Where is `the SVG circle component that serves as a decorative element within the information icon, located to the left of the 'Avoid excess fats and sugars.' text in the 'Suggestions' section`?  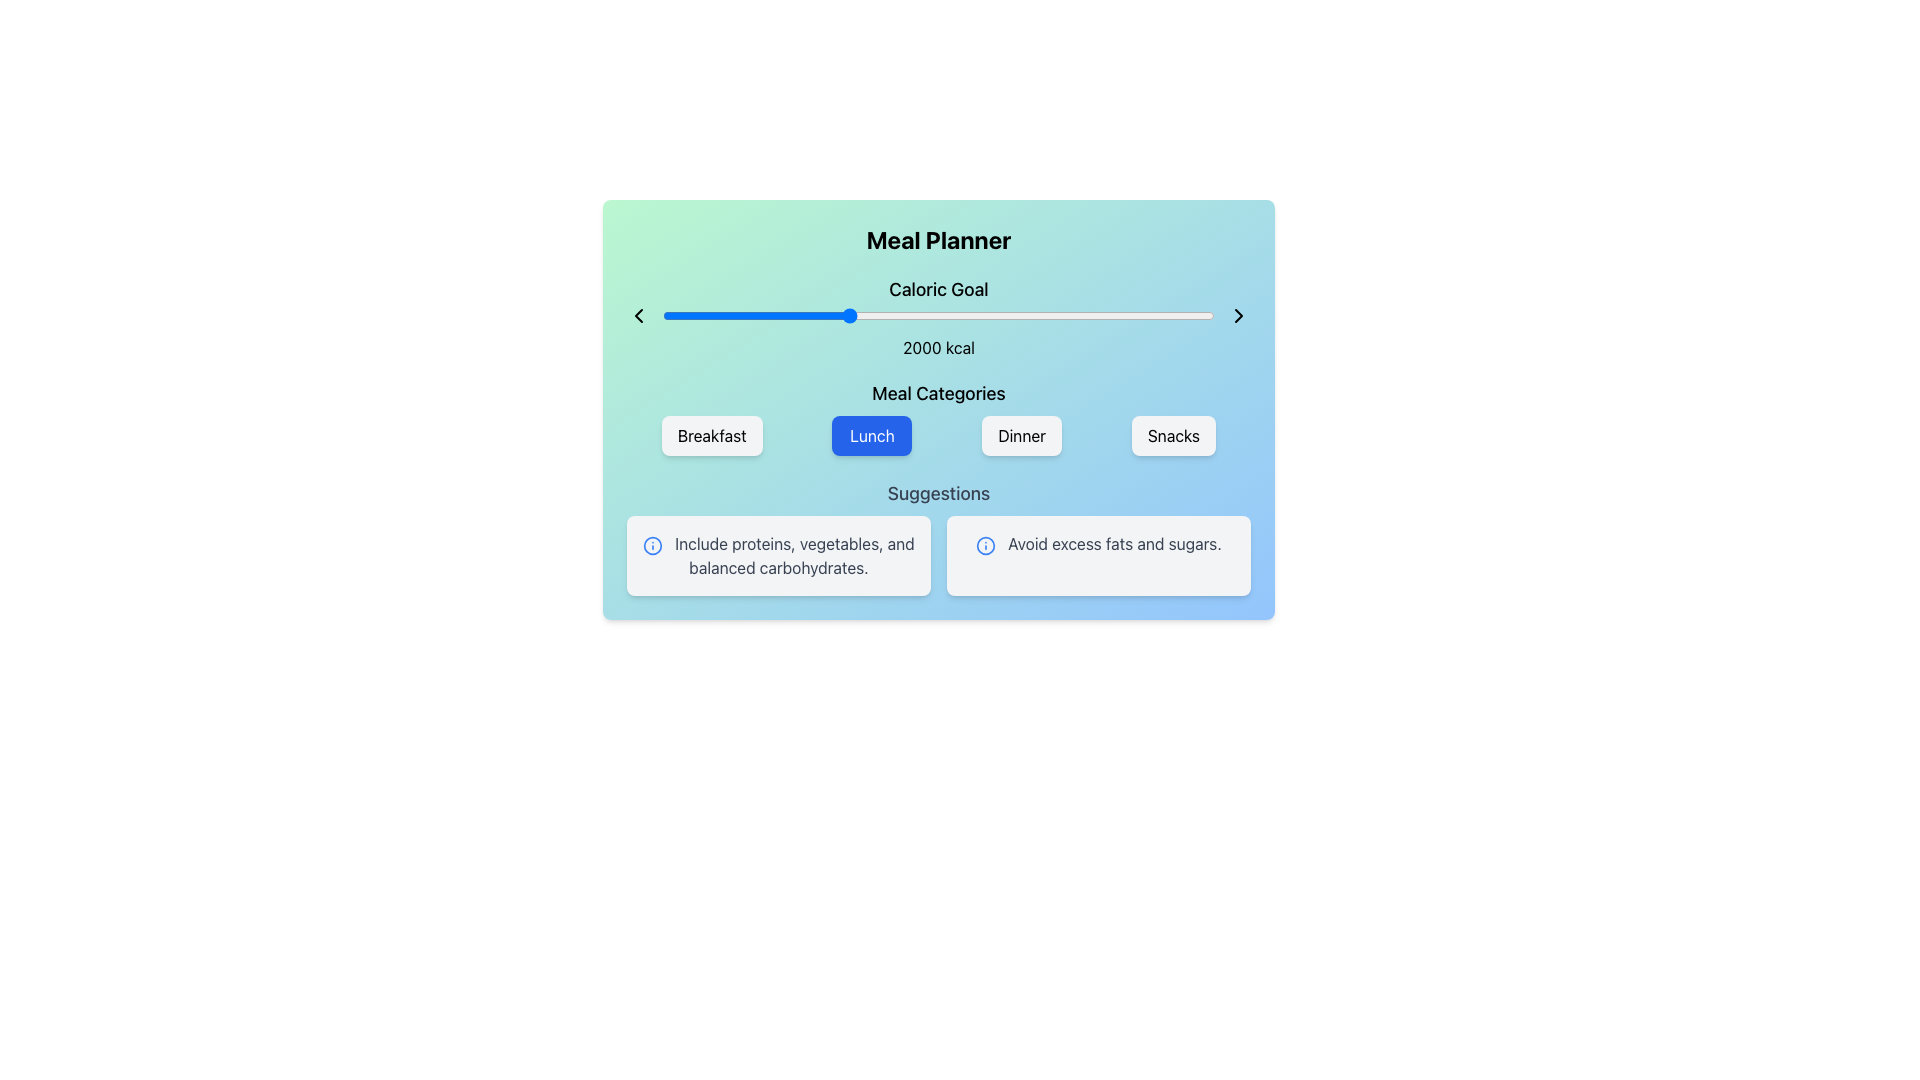 the SVG circle component that serves as a decorative element within the information icon, located to the left of the 'Avoid excess fats and sugars.' text in the 'Suggestions' section is located at coordinates (653, 545).